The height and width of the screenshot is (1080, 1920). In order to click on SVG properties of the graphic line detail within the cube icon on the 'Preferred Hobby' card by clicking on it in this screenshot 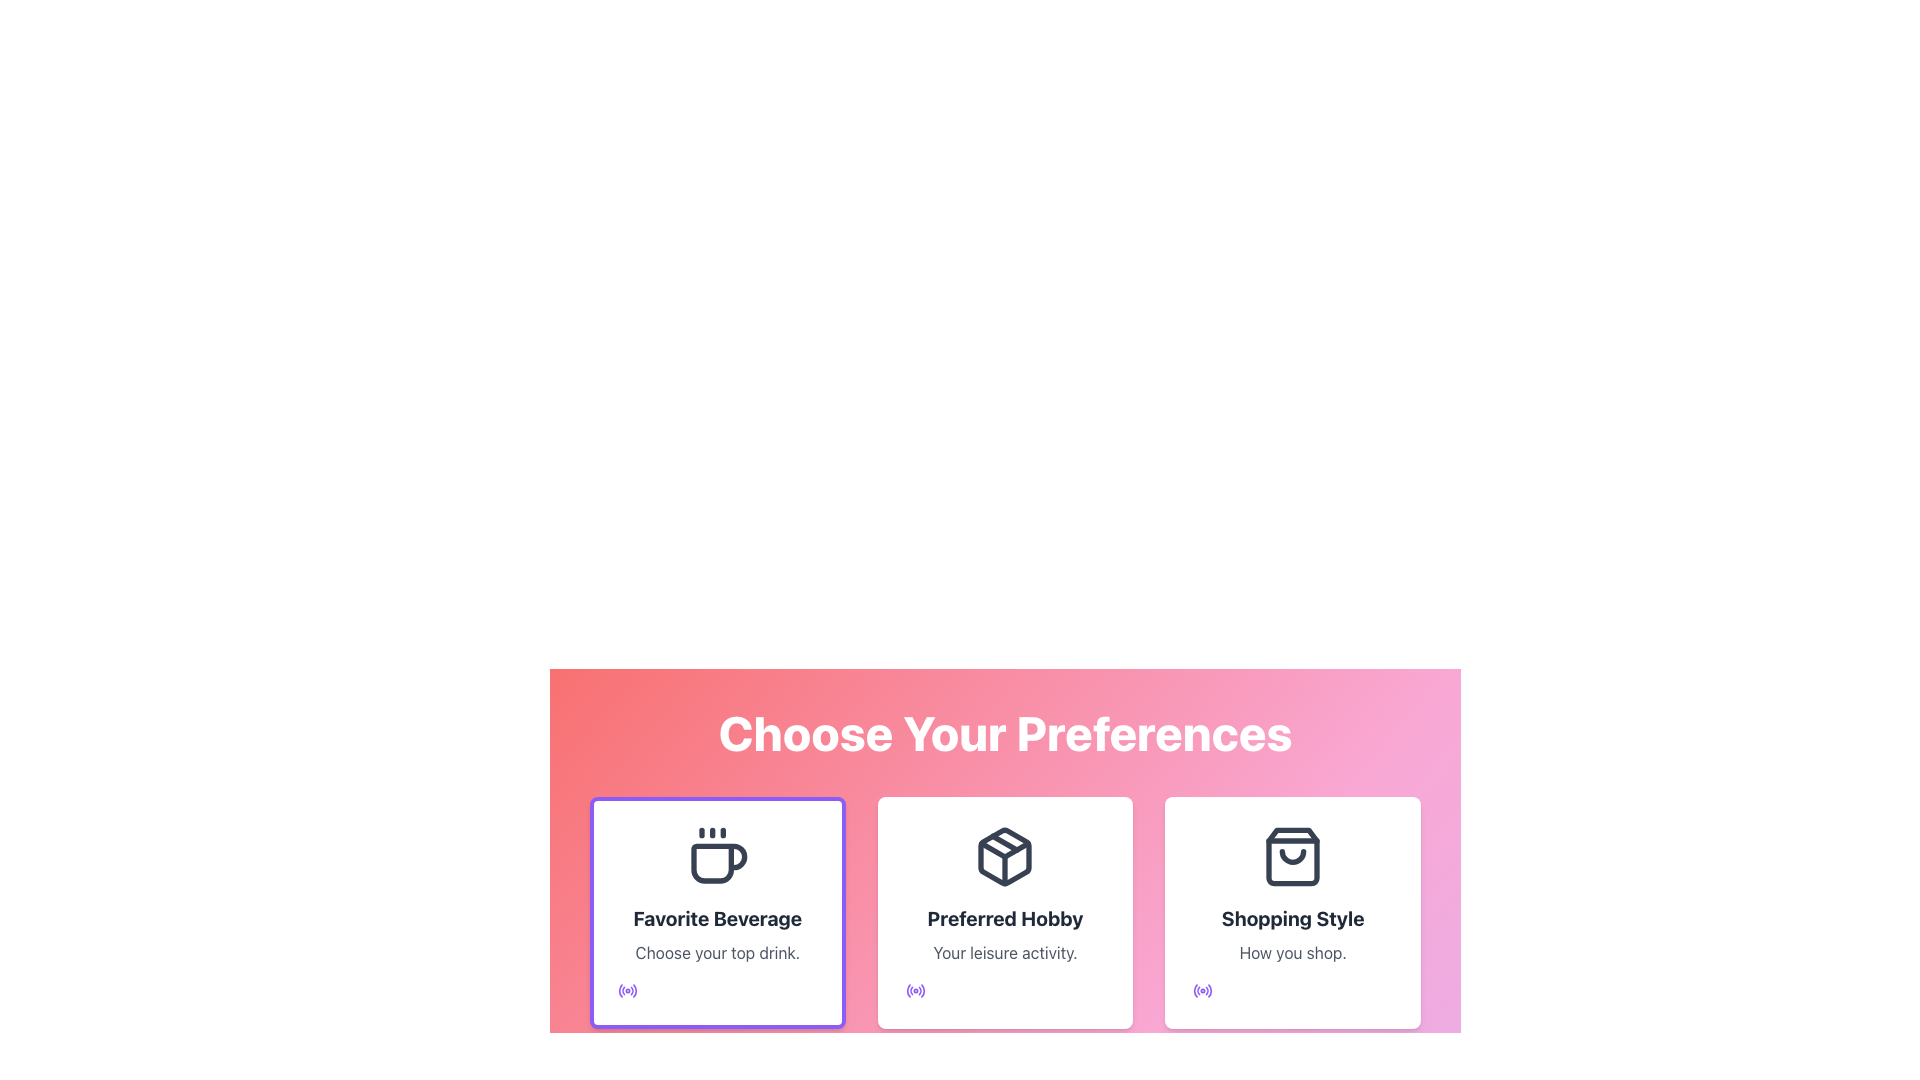, I will do `click(1005, 843)`.